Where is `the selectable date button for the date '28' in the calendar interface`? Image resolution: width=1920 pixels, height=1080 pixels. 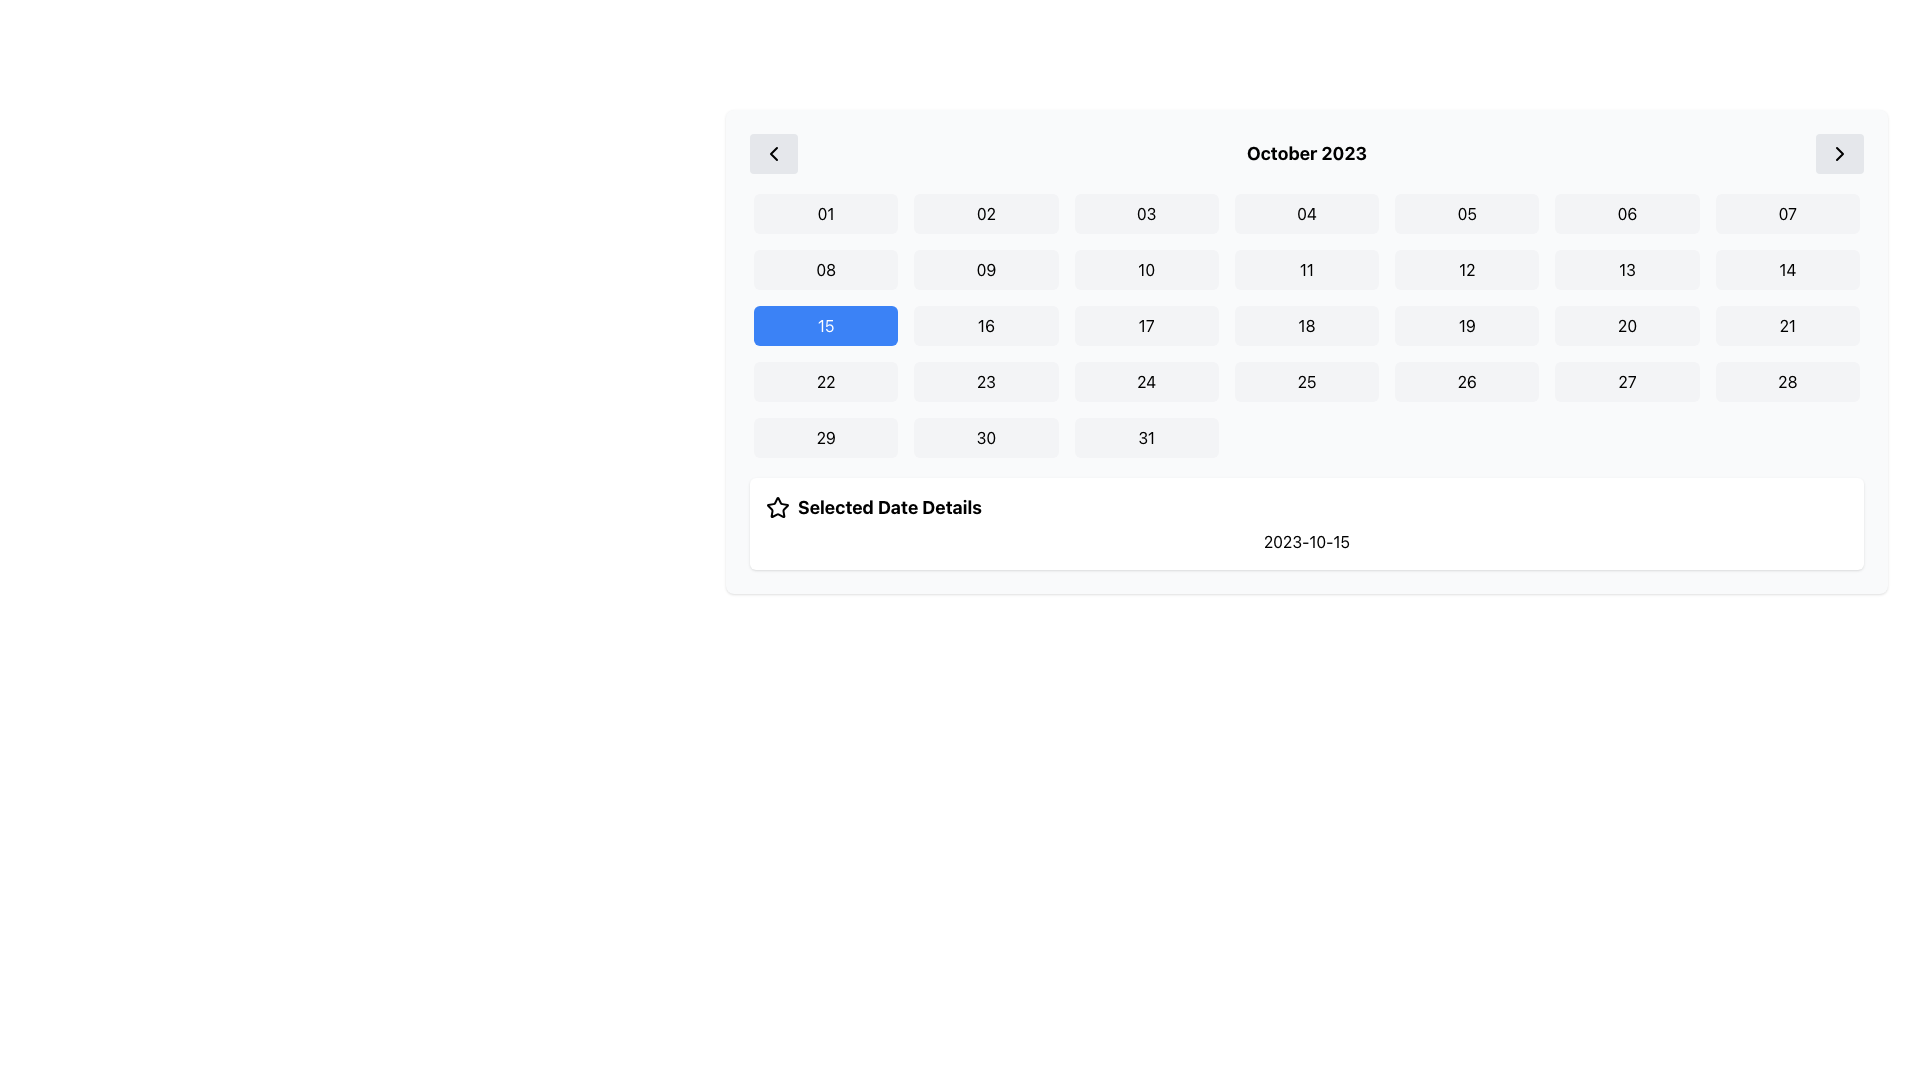
the selectable date button for the date '28' in the calendar interface is located at coordinates (1787, 381).